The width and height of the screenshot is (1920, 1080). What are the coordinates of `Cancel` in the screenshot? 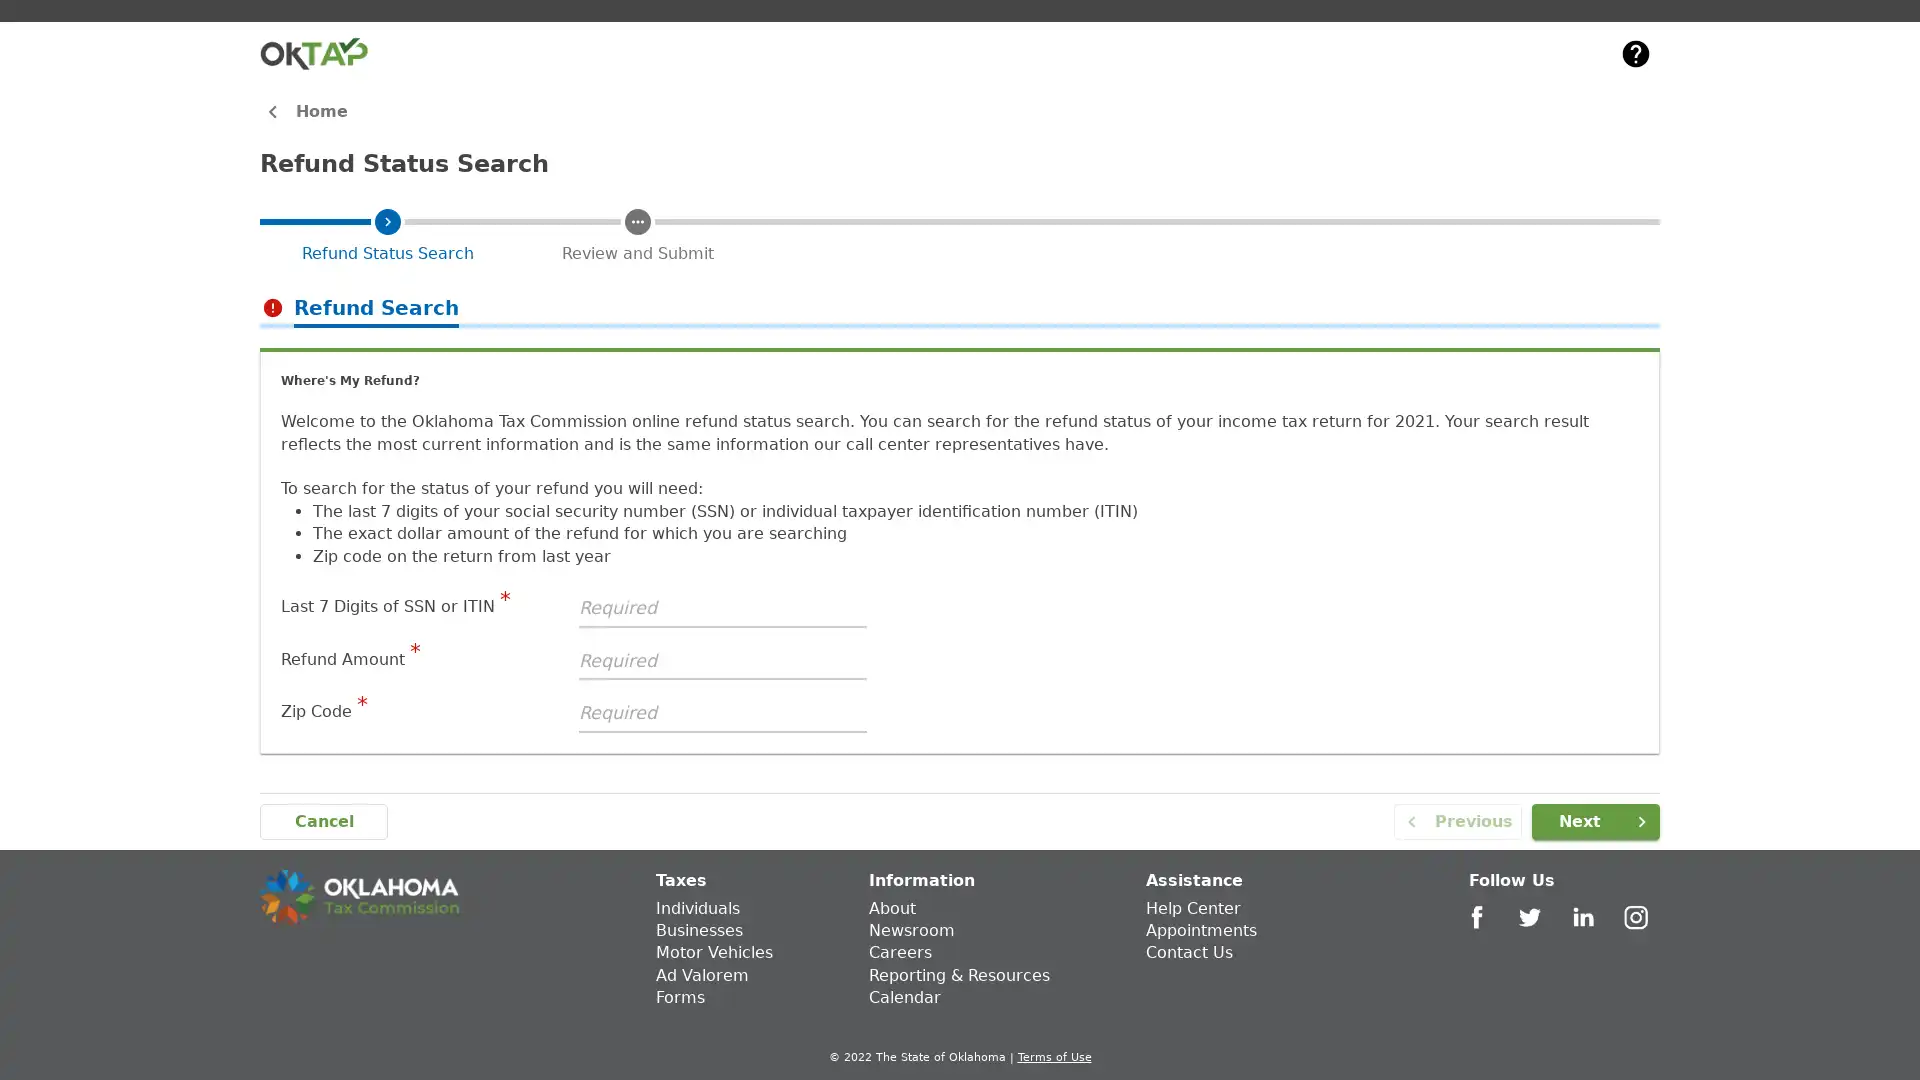 It's located at (324, 821).